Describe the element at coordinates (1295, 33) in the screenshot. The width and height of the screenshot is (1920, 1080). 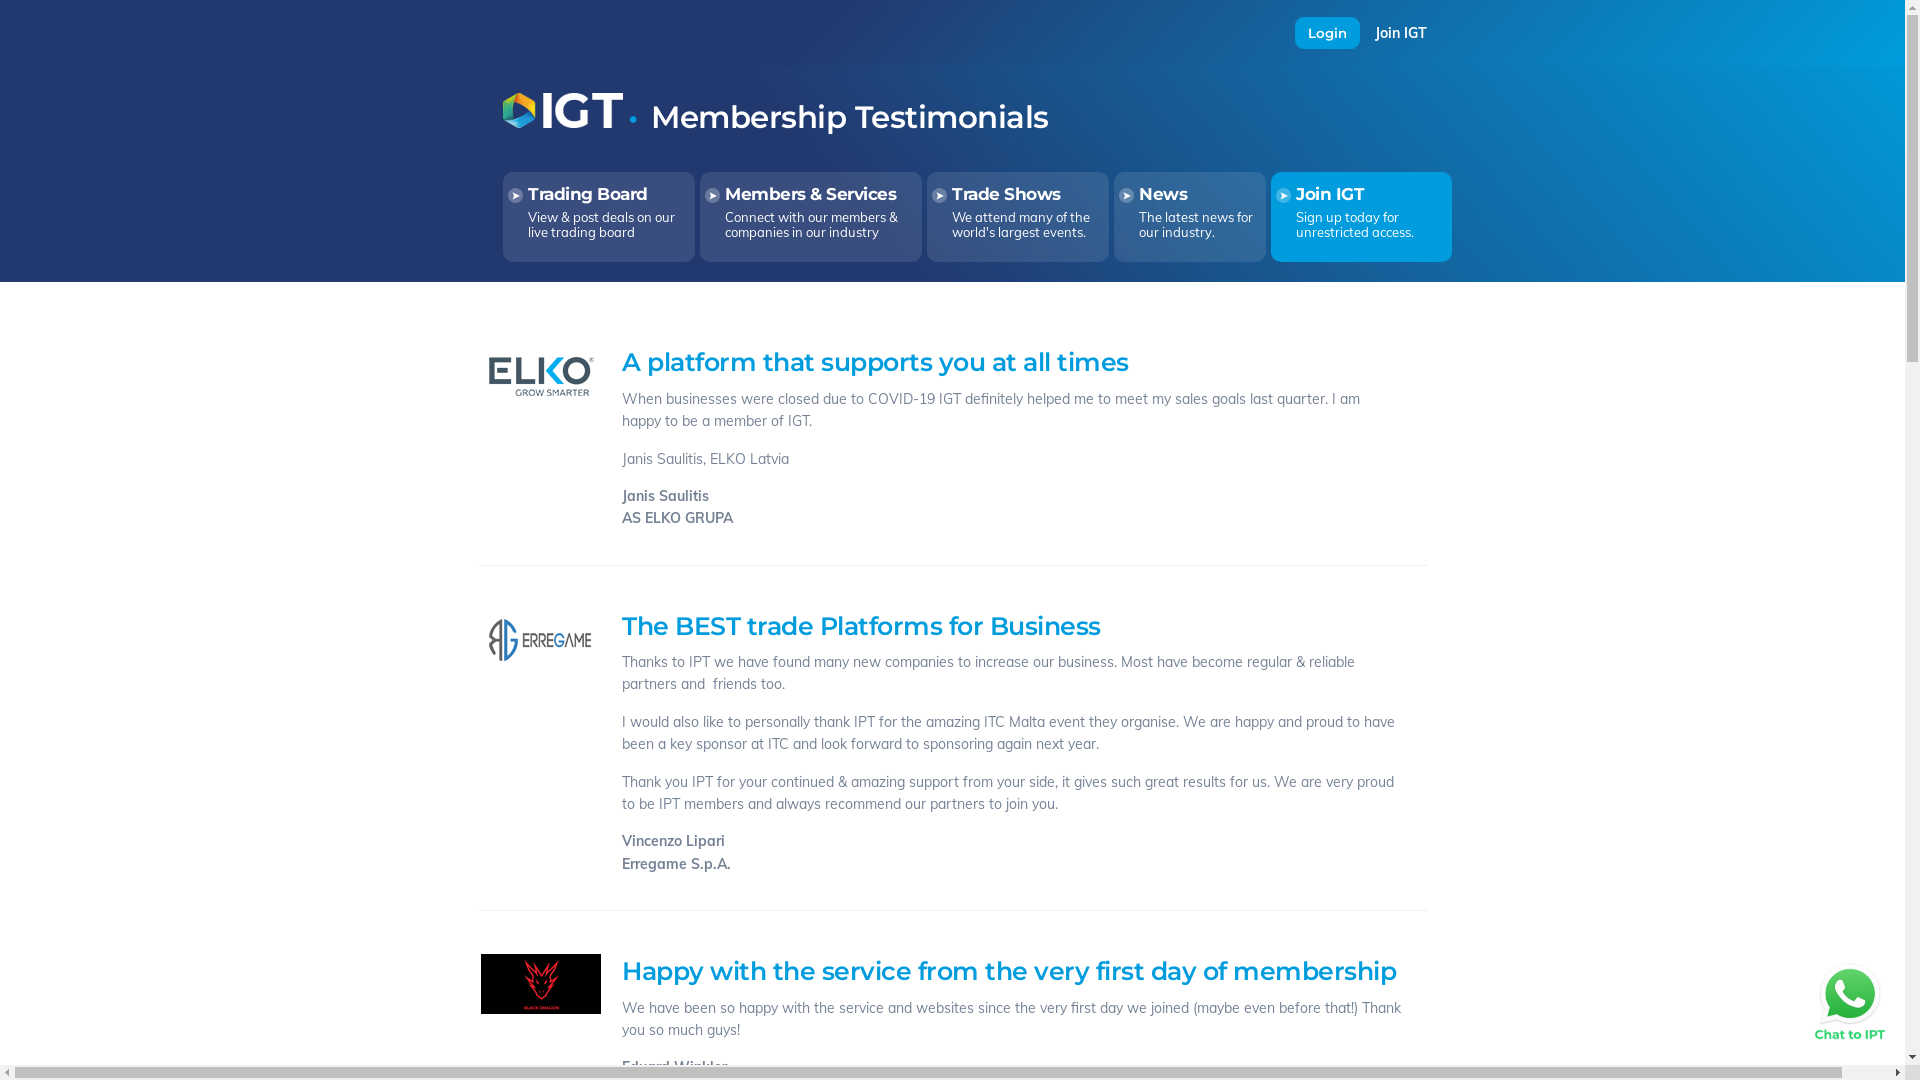
I see `'Login'` at that location.